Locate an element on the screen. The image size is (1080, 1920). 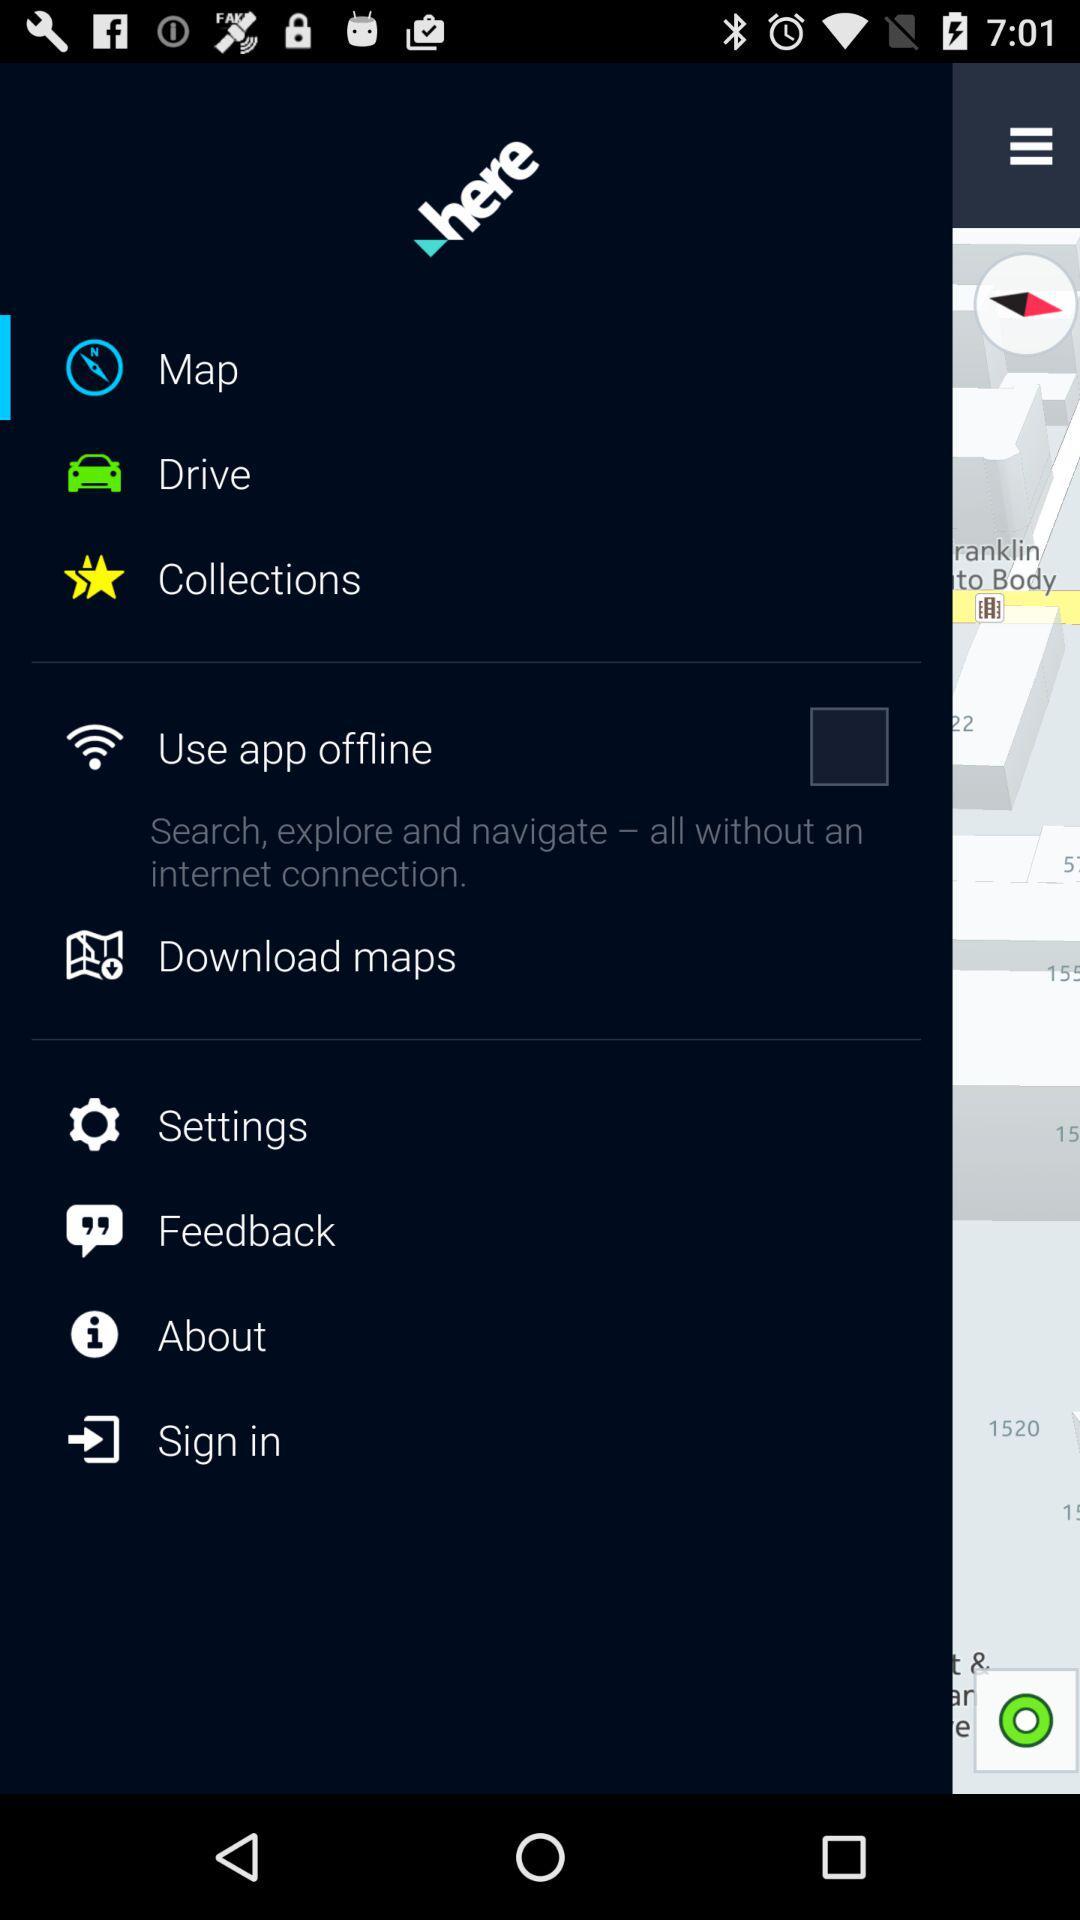
the explore icon is located at coordinates (1023, 325).